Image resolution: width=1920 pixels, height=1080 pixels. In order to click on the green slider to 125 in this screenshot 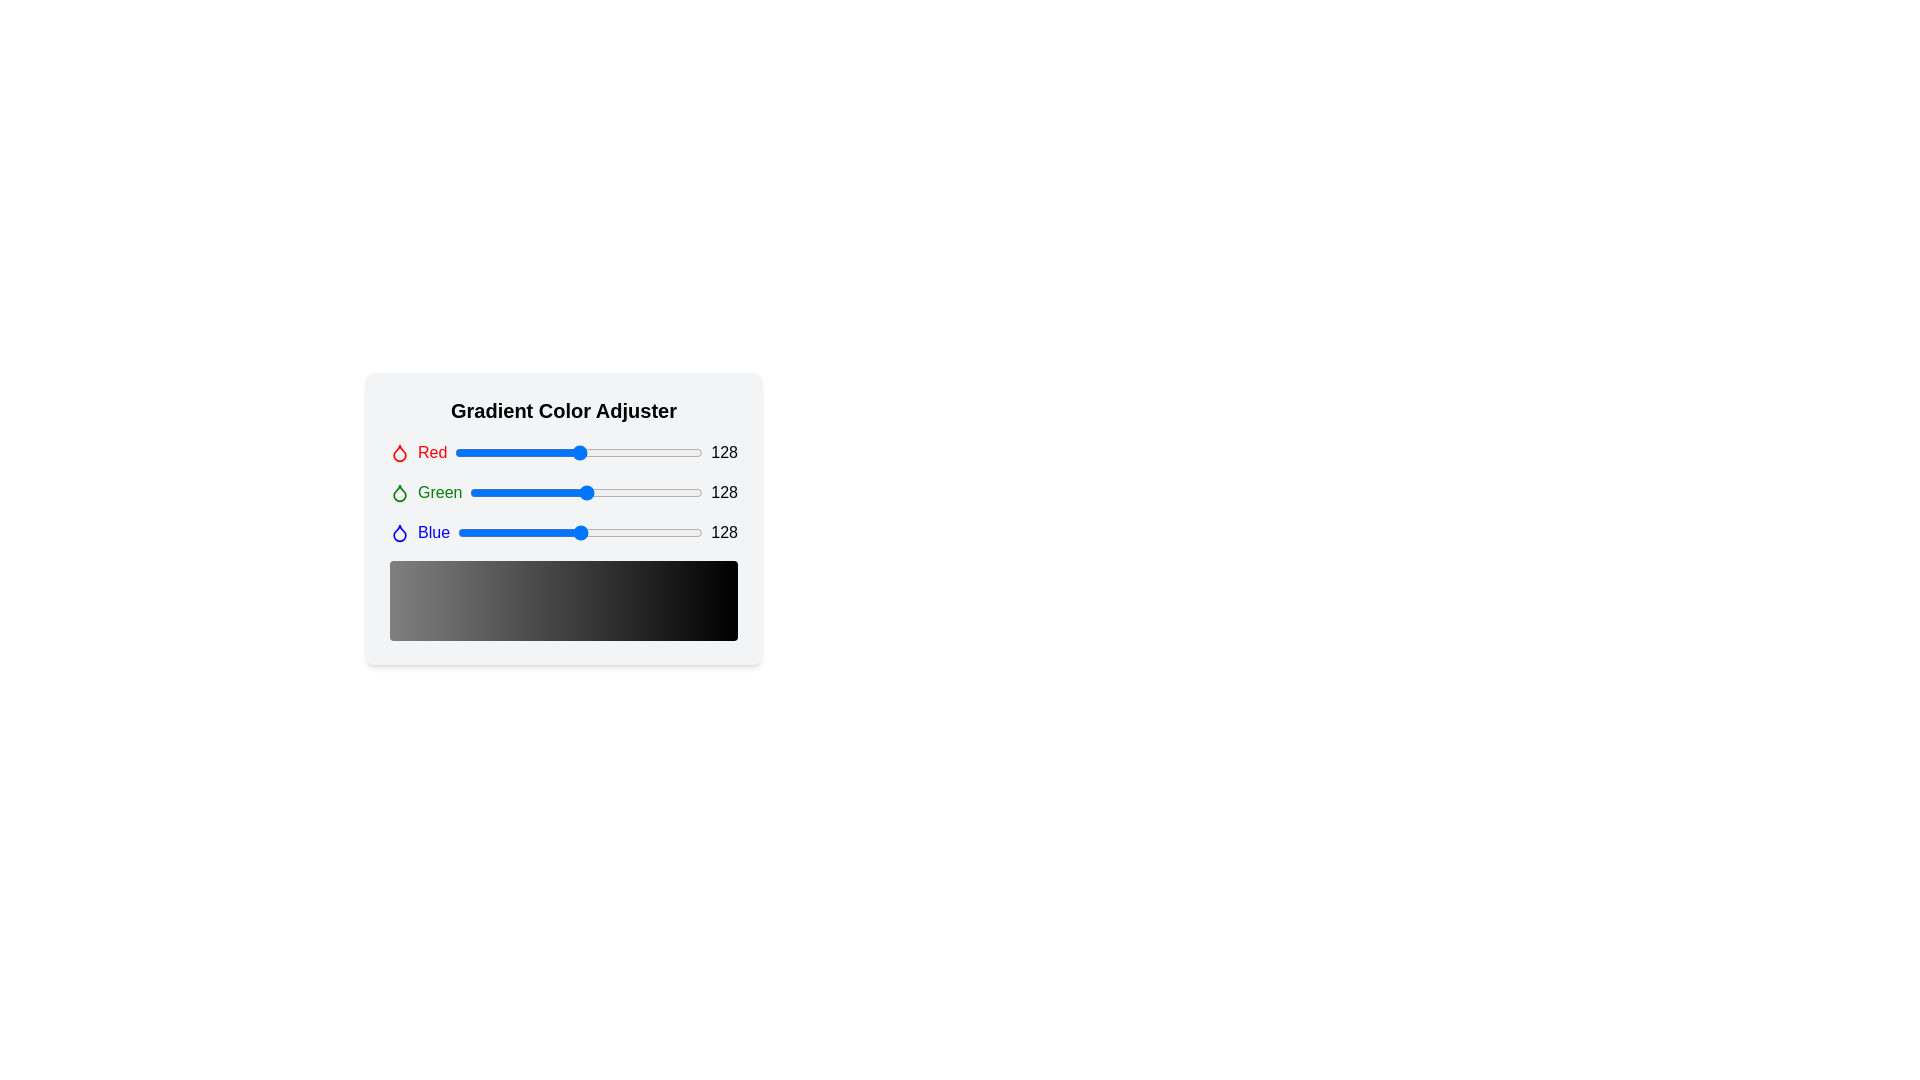, I will do `click(583, 493)`.